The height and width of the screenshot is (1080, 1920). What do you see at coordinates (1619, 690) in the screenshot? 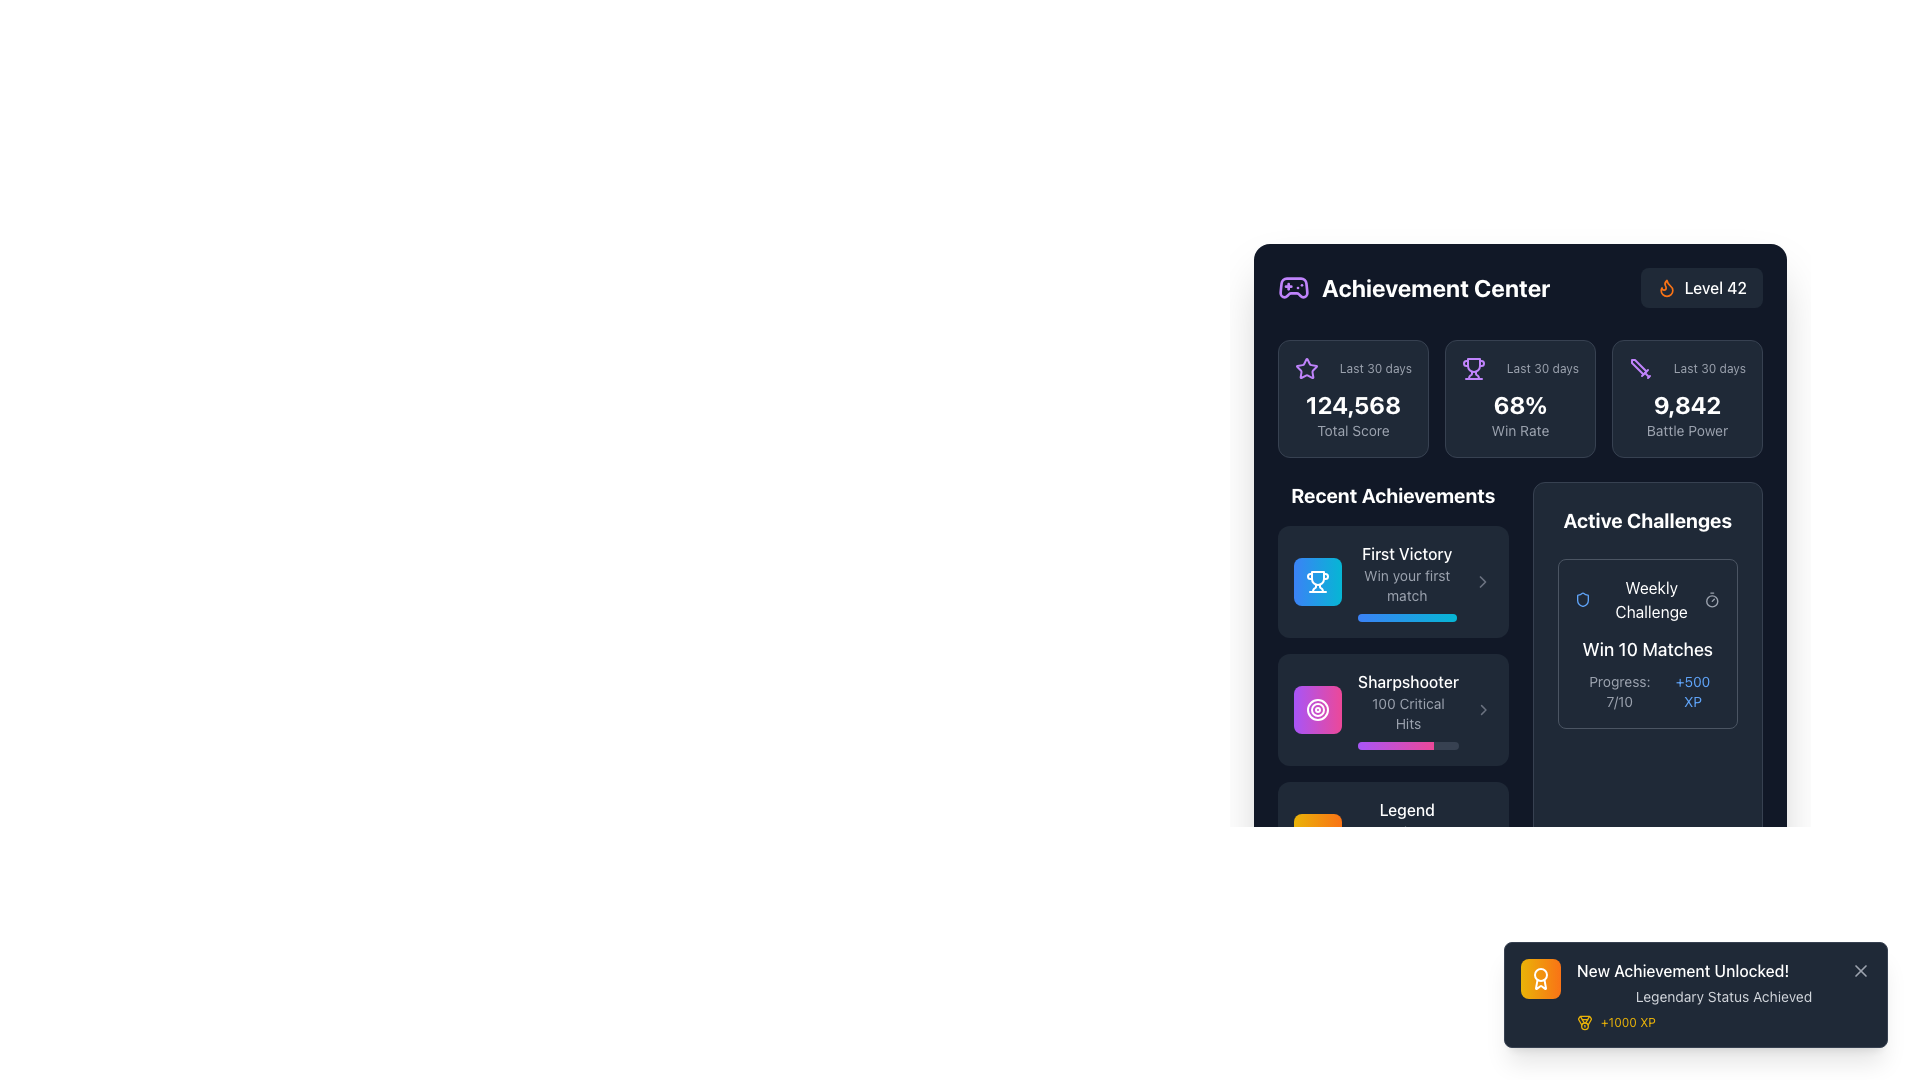
I see `the text label displaying 'Progress: 7/10' in the 'Active Challenges' section, located under 'Weekly Challenge'` at bounding box center [1619, 690].